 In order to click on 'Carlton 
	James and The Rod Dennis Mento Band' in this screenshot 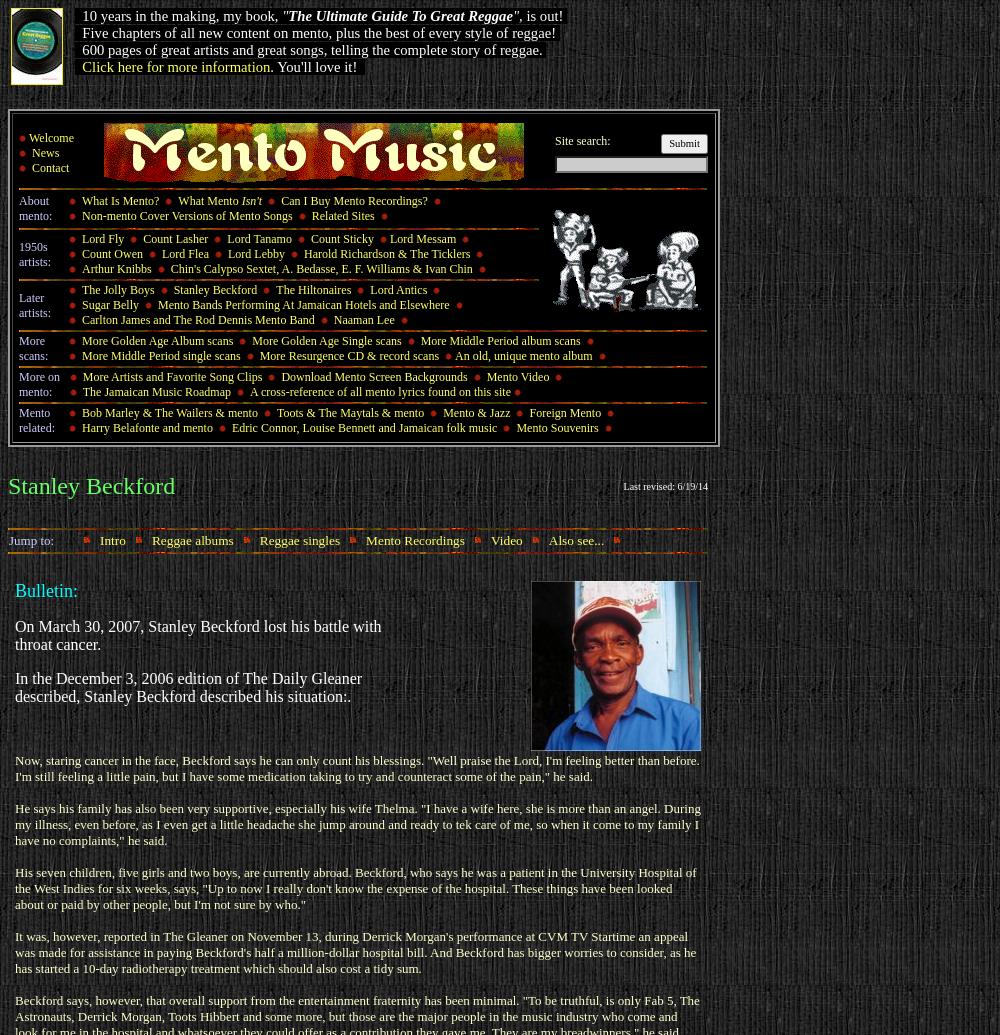, I will do `click(81, 320)`.